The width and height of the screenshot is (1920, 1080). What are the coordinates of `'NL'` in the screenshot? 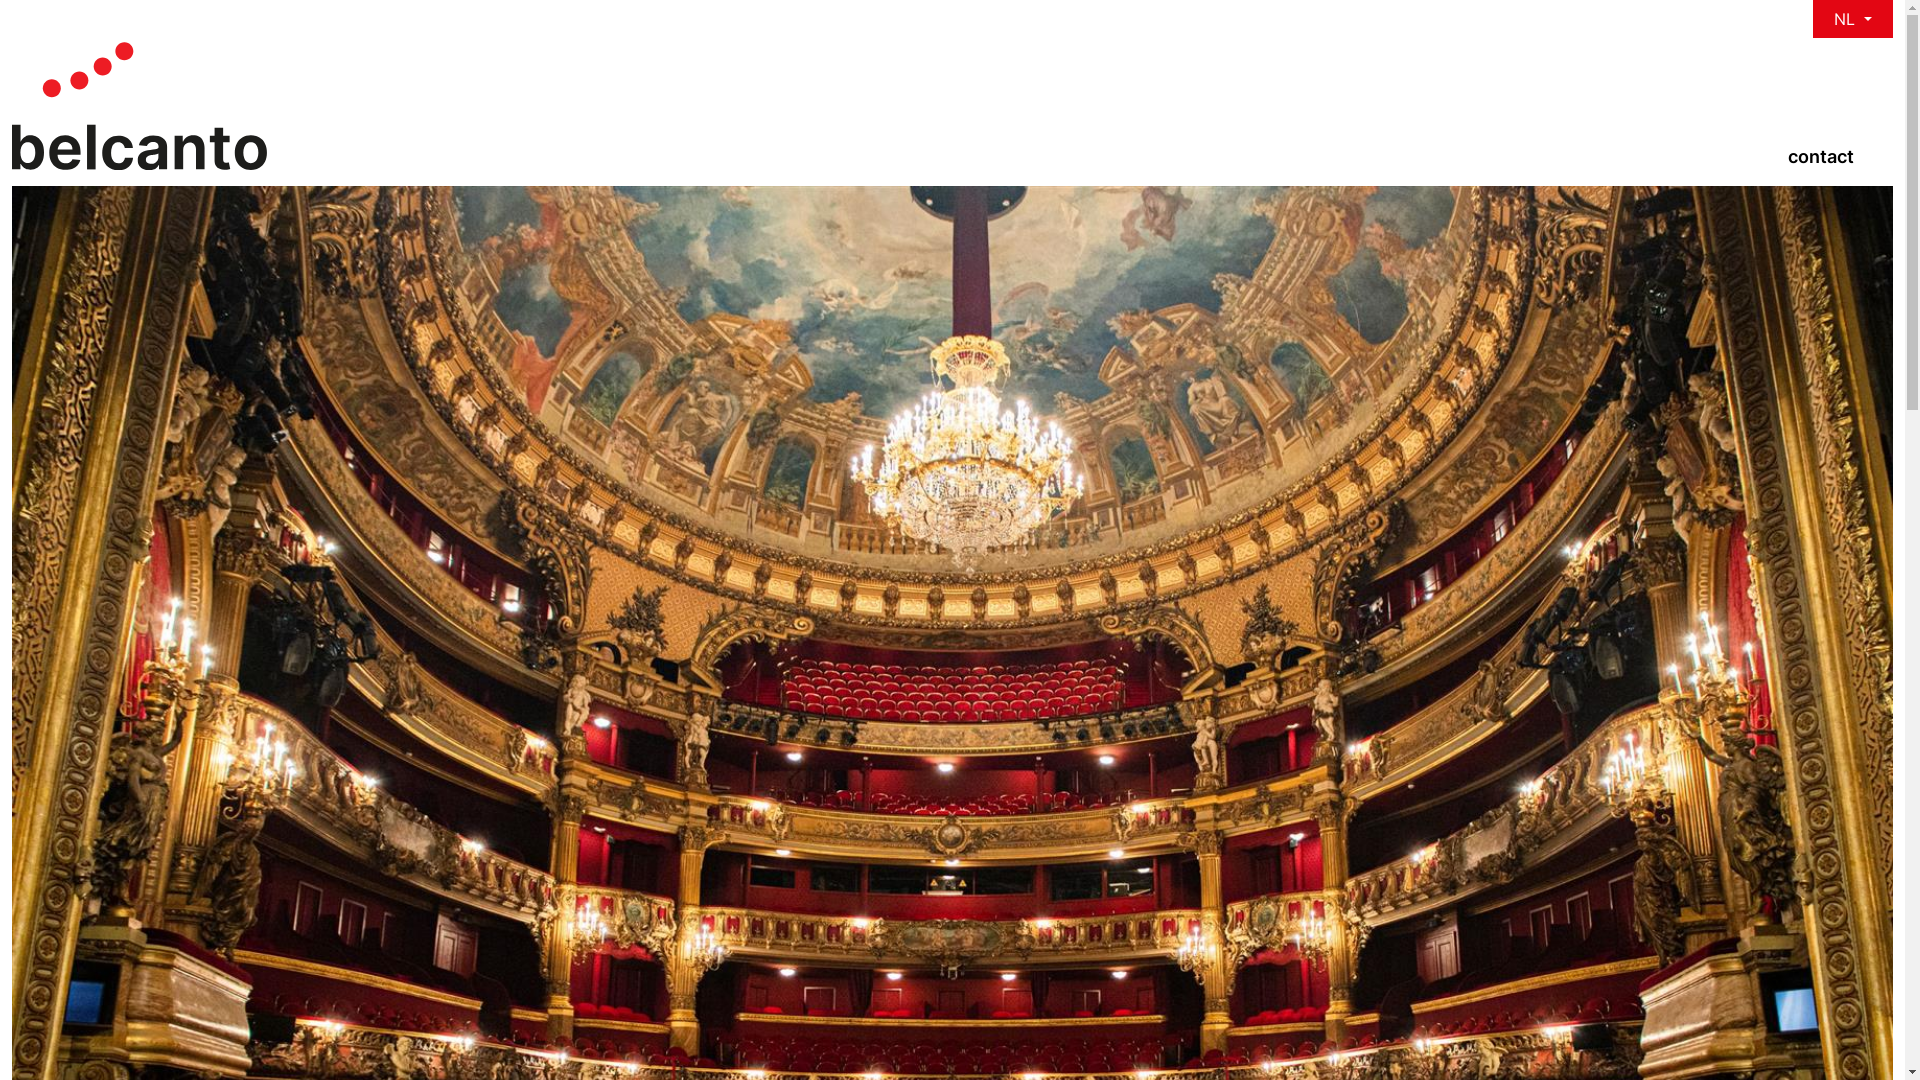 It's located at (1851, 19).